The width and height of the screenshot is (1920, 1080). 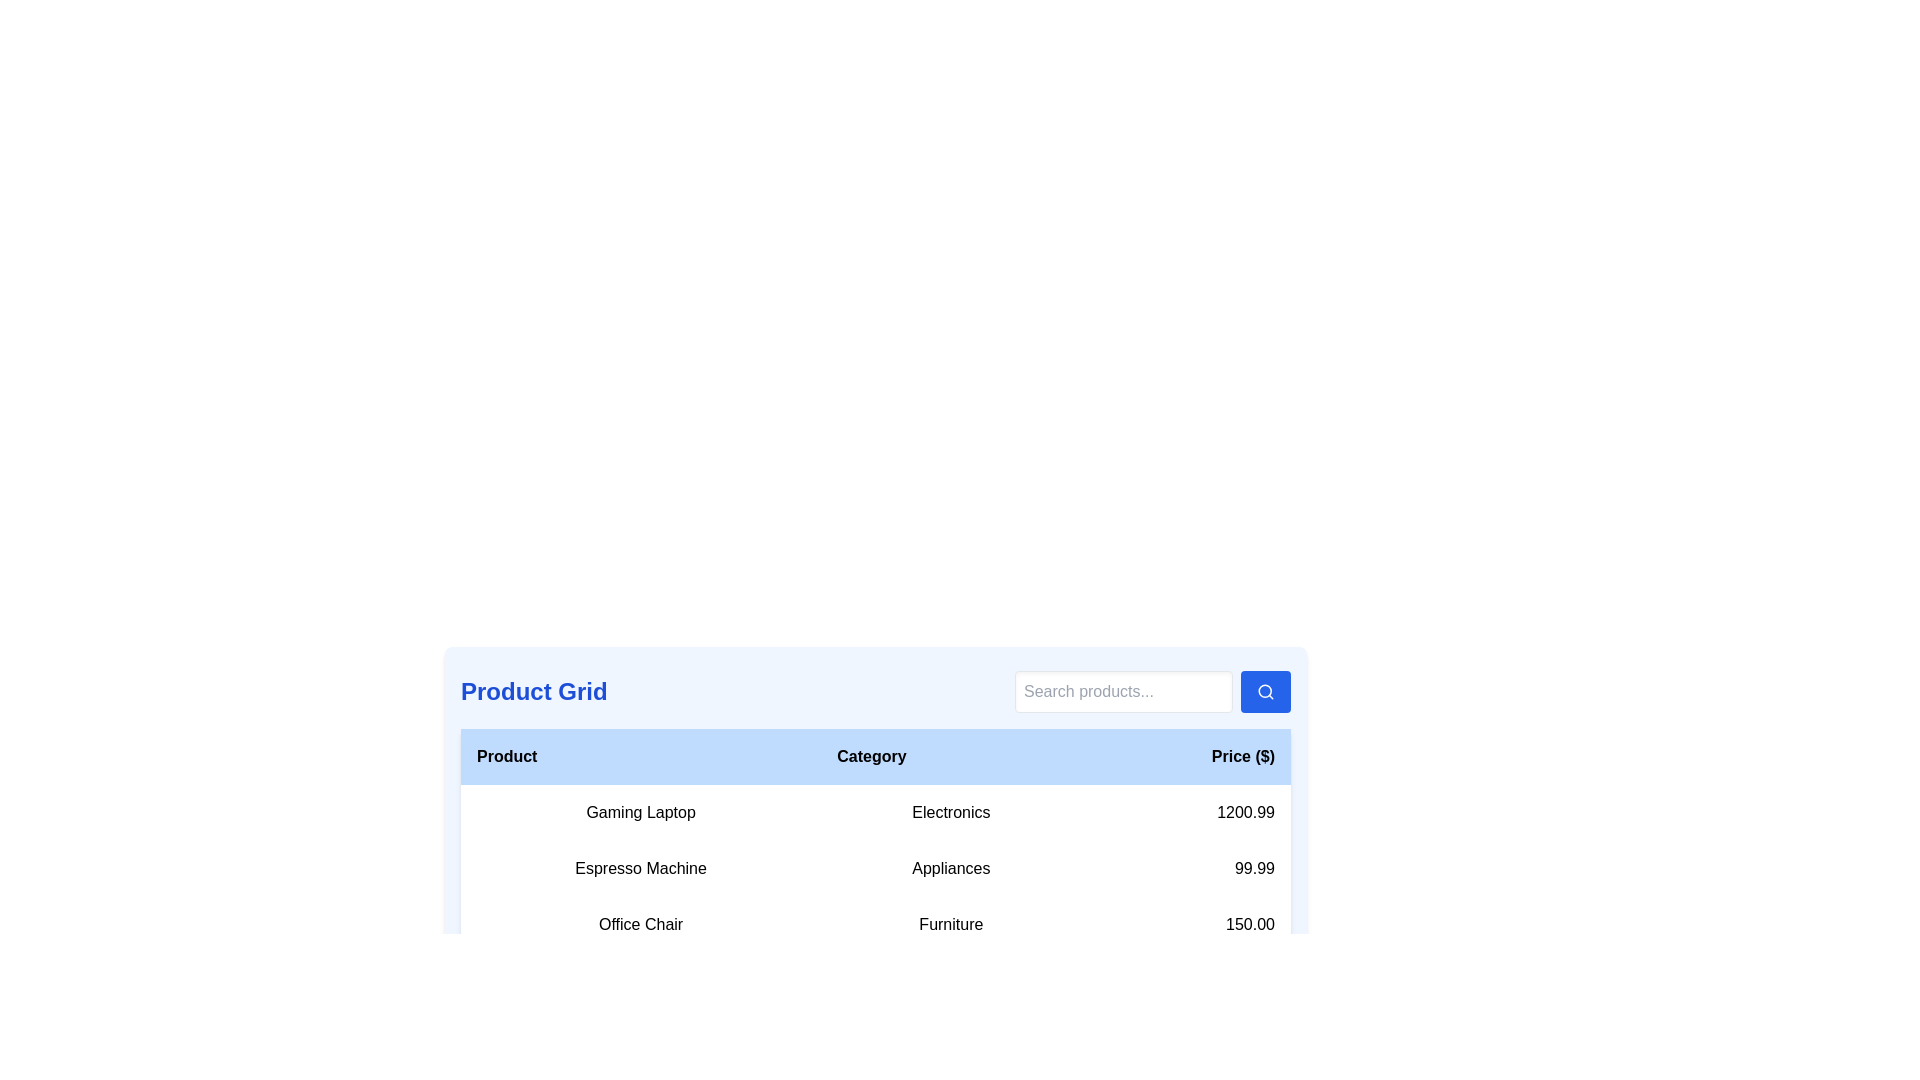 I want to click on the table row element containing 'Espresso Machine', 'Appliances', and '99.99', located in the second row of the table, so click(x=875, y=867).